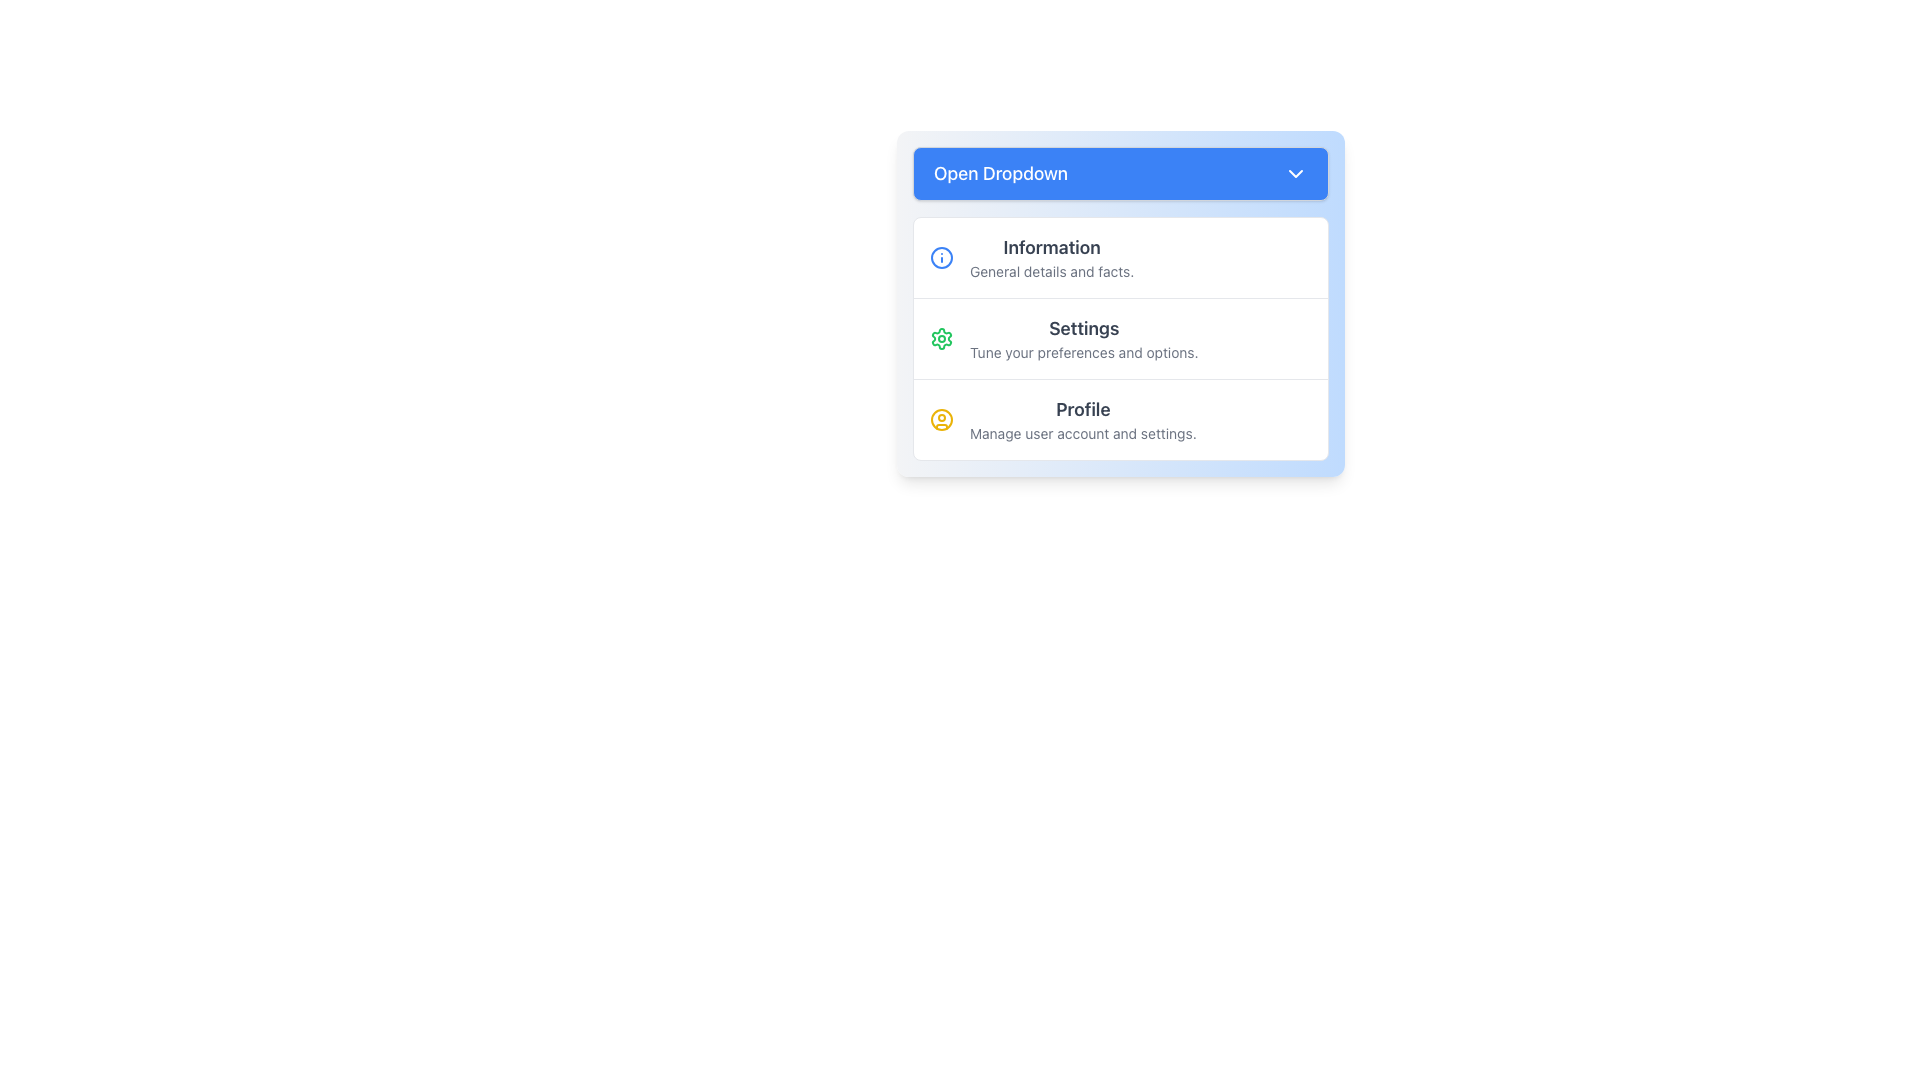 This screenshot has width=1920, height=1080. I want to click on the text element providing information about managing user account settings located in the third section of the dropdown menu under the 'Open Dropdown' button, so click(1082, 419).